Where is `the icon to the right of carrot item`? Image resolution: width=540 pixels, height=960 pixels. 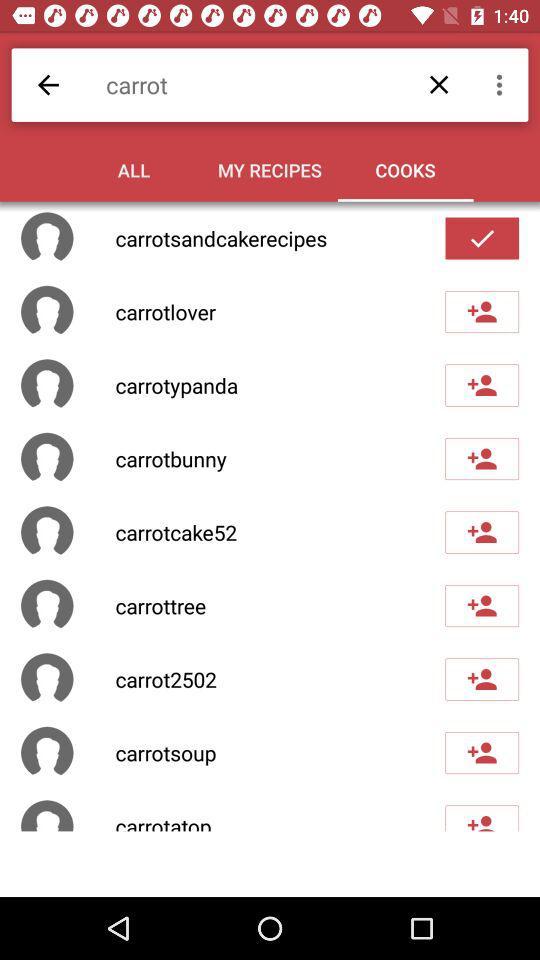 the icon to the right of carrot item is located at coordinates (501, 85).